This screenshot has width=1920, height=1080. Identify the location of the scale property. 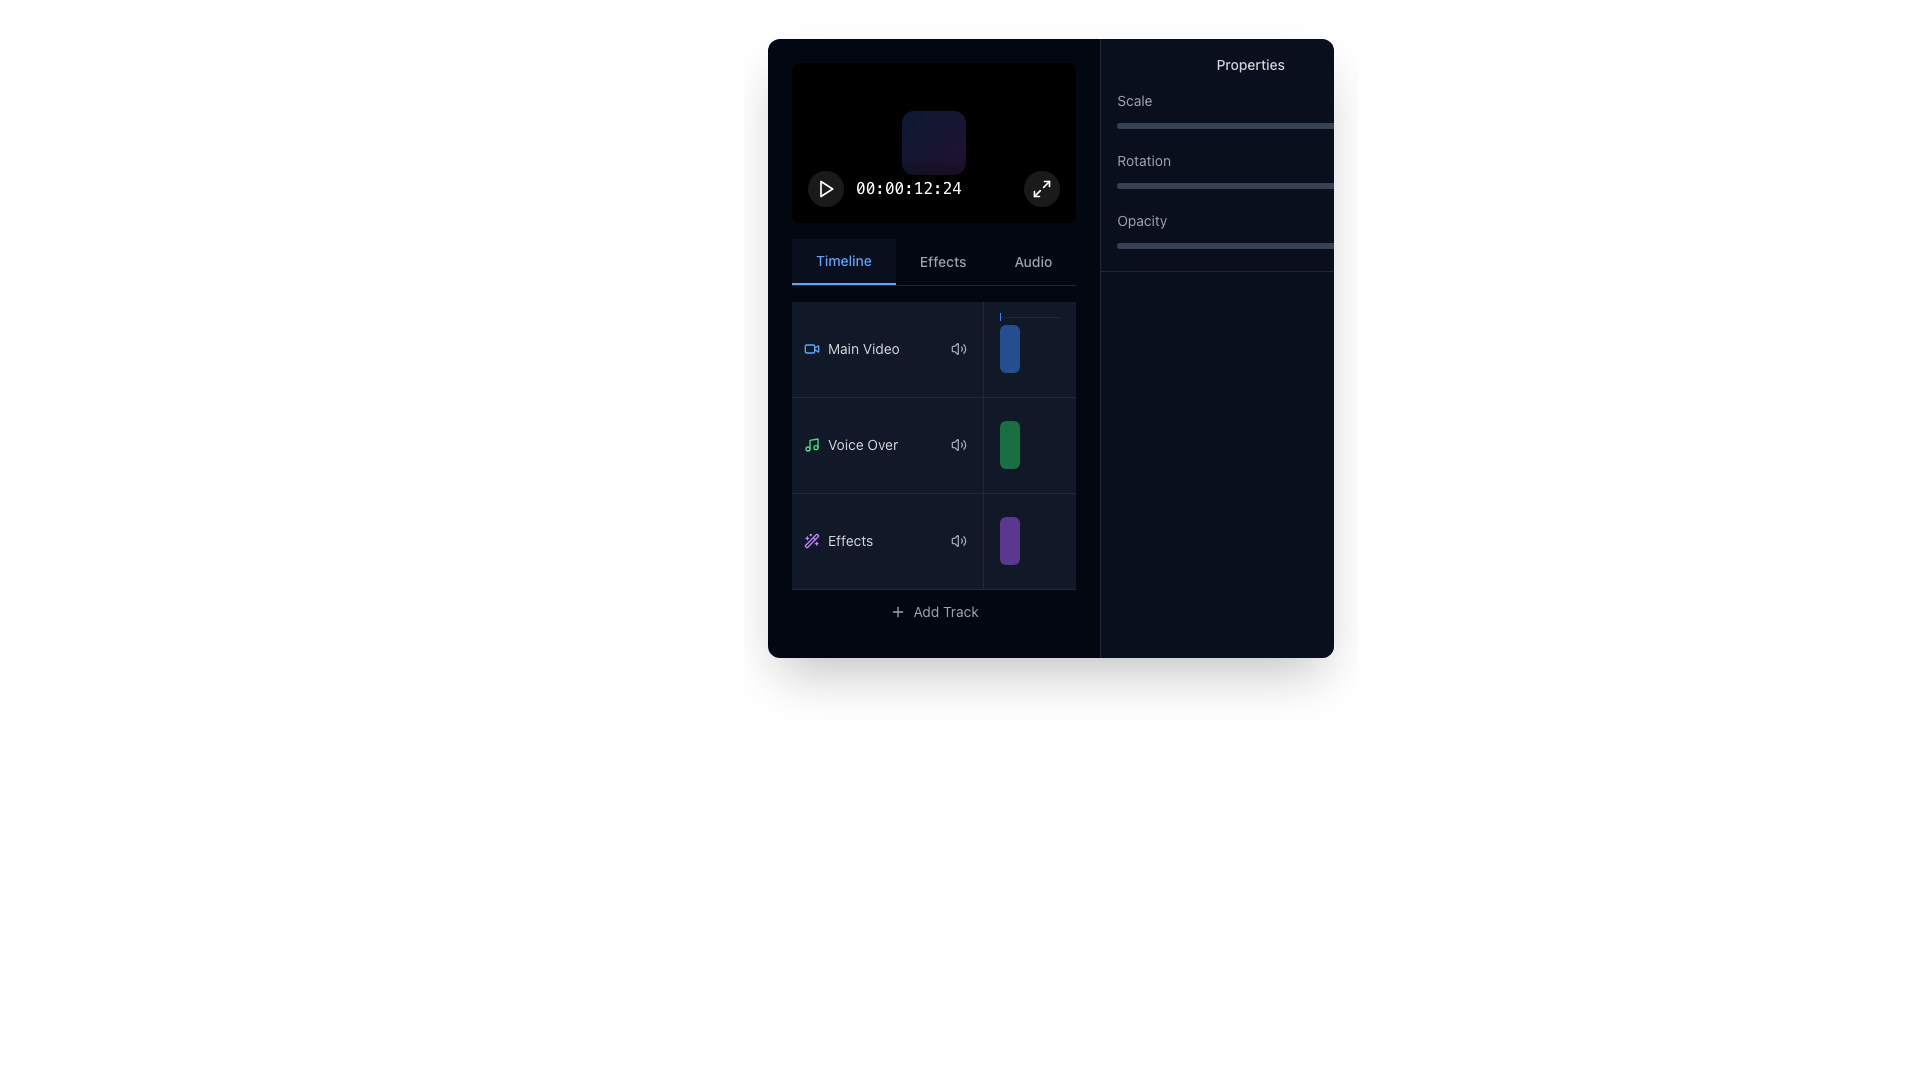
(1252, 126).